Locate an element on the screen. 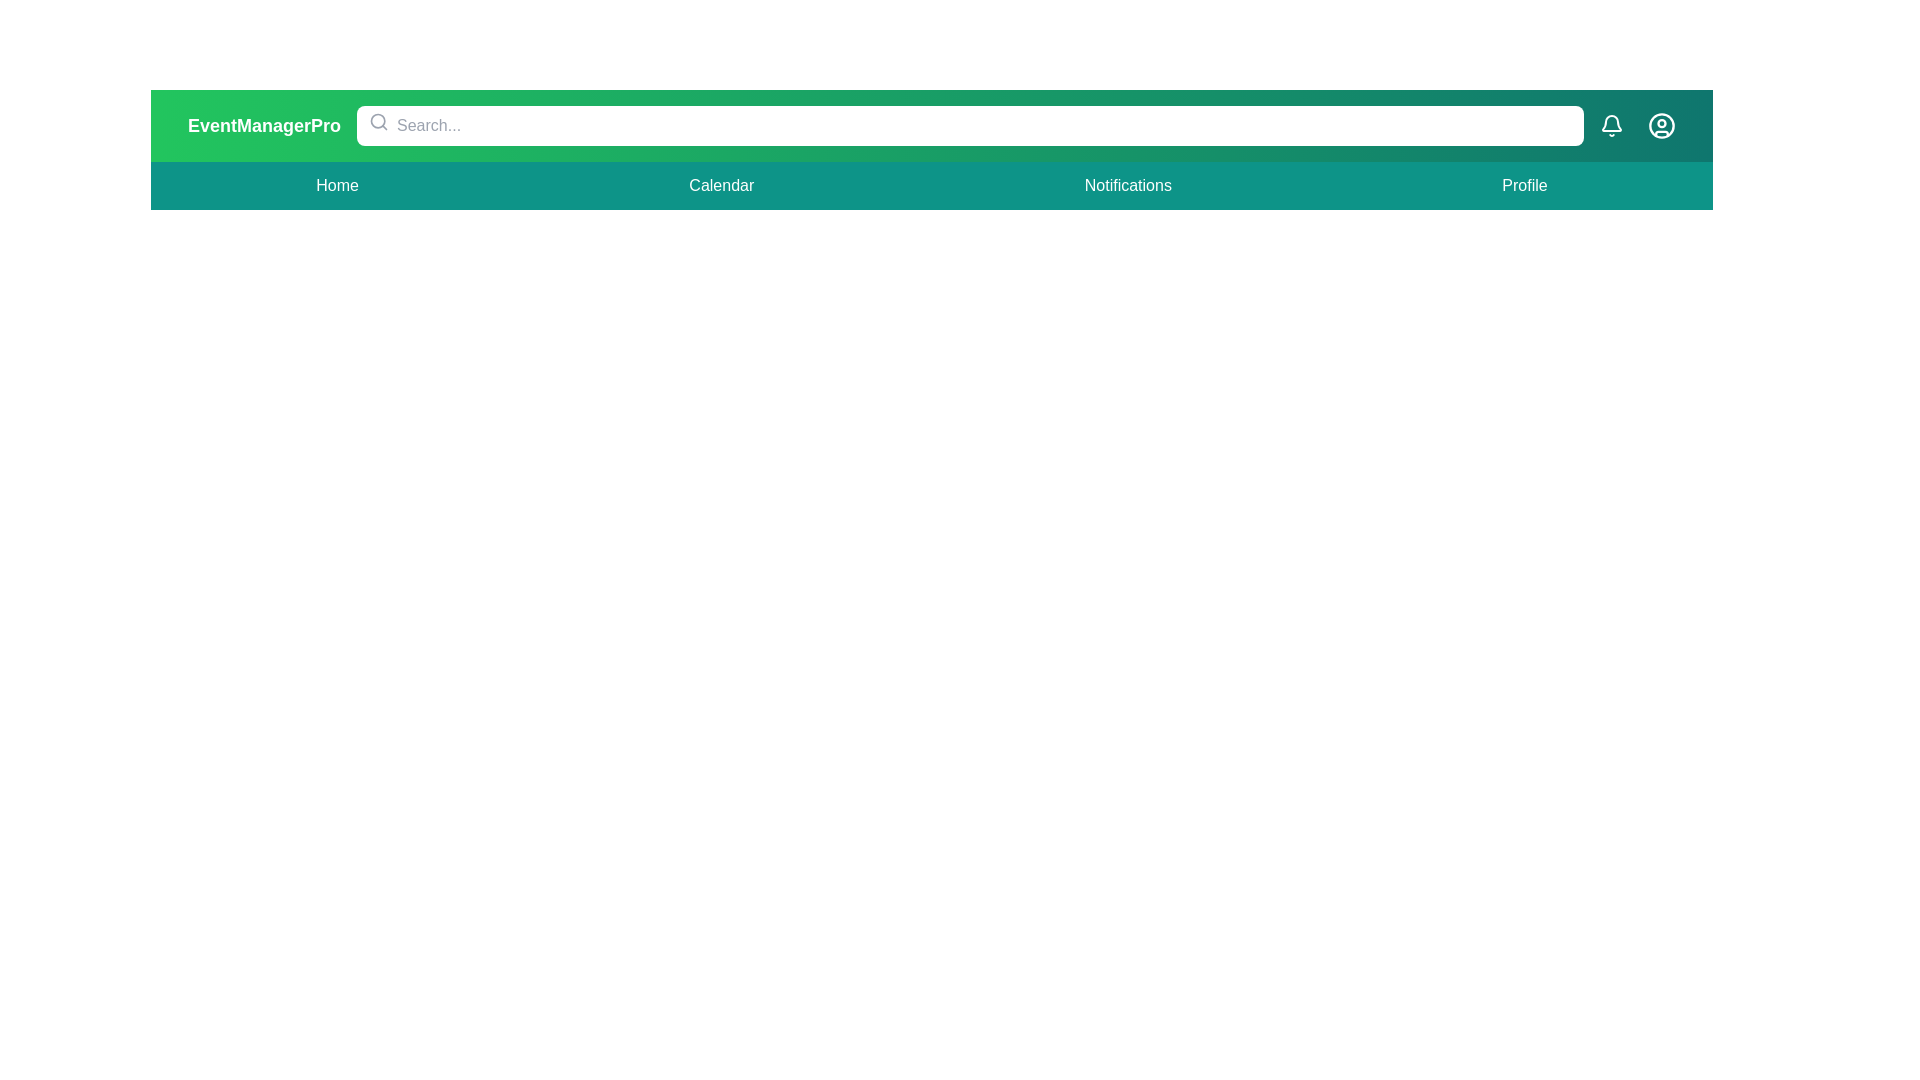 This screenshot has width=1920, height=1080. the menu item Home from the navigation bar is located at coordinates (337, 185).